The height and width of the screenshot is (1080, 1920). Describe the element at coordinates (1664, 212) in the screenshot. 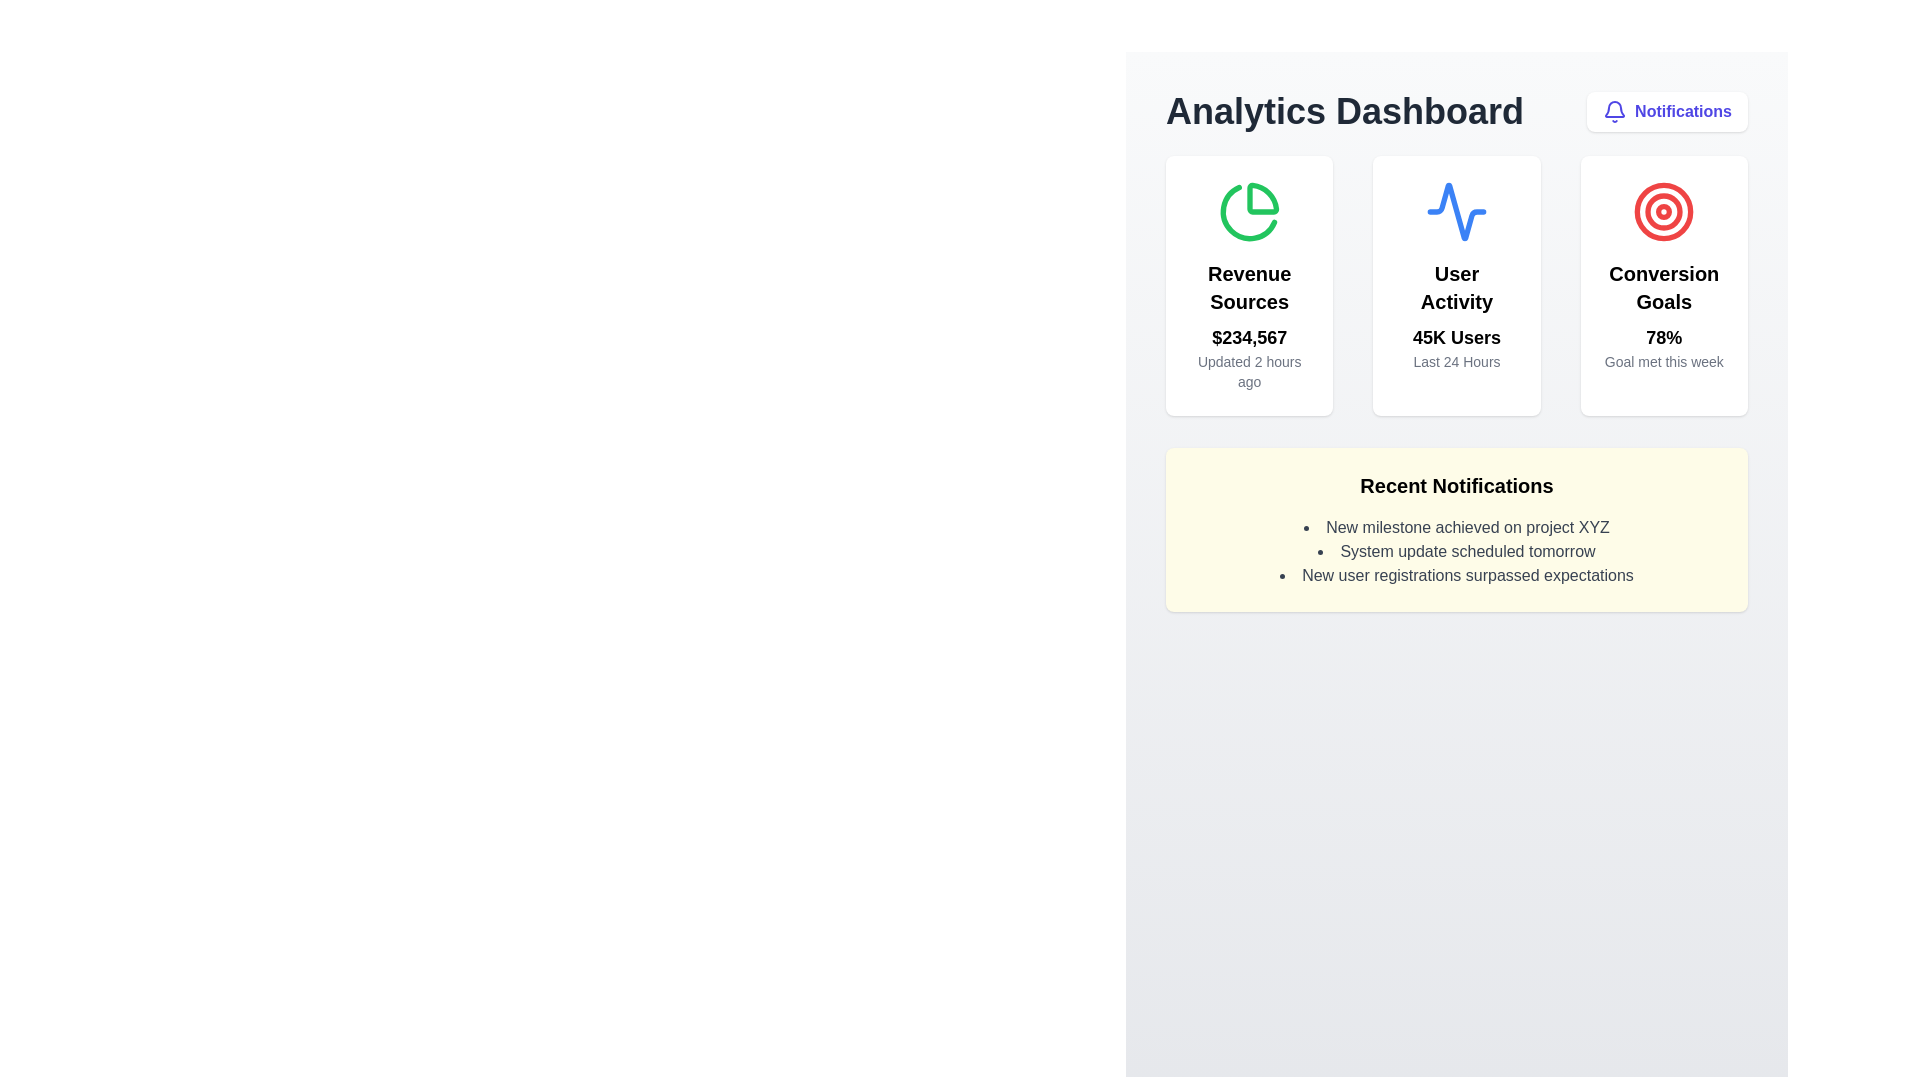

I see `the outer circle of the SVG icon located at the top-right corner of the dashboard, part of the 'Conversion Goals' card to trigger a possible UI response` at that location.